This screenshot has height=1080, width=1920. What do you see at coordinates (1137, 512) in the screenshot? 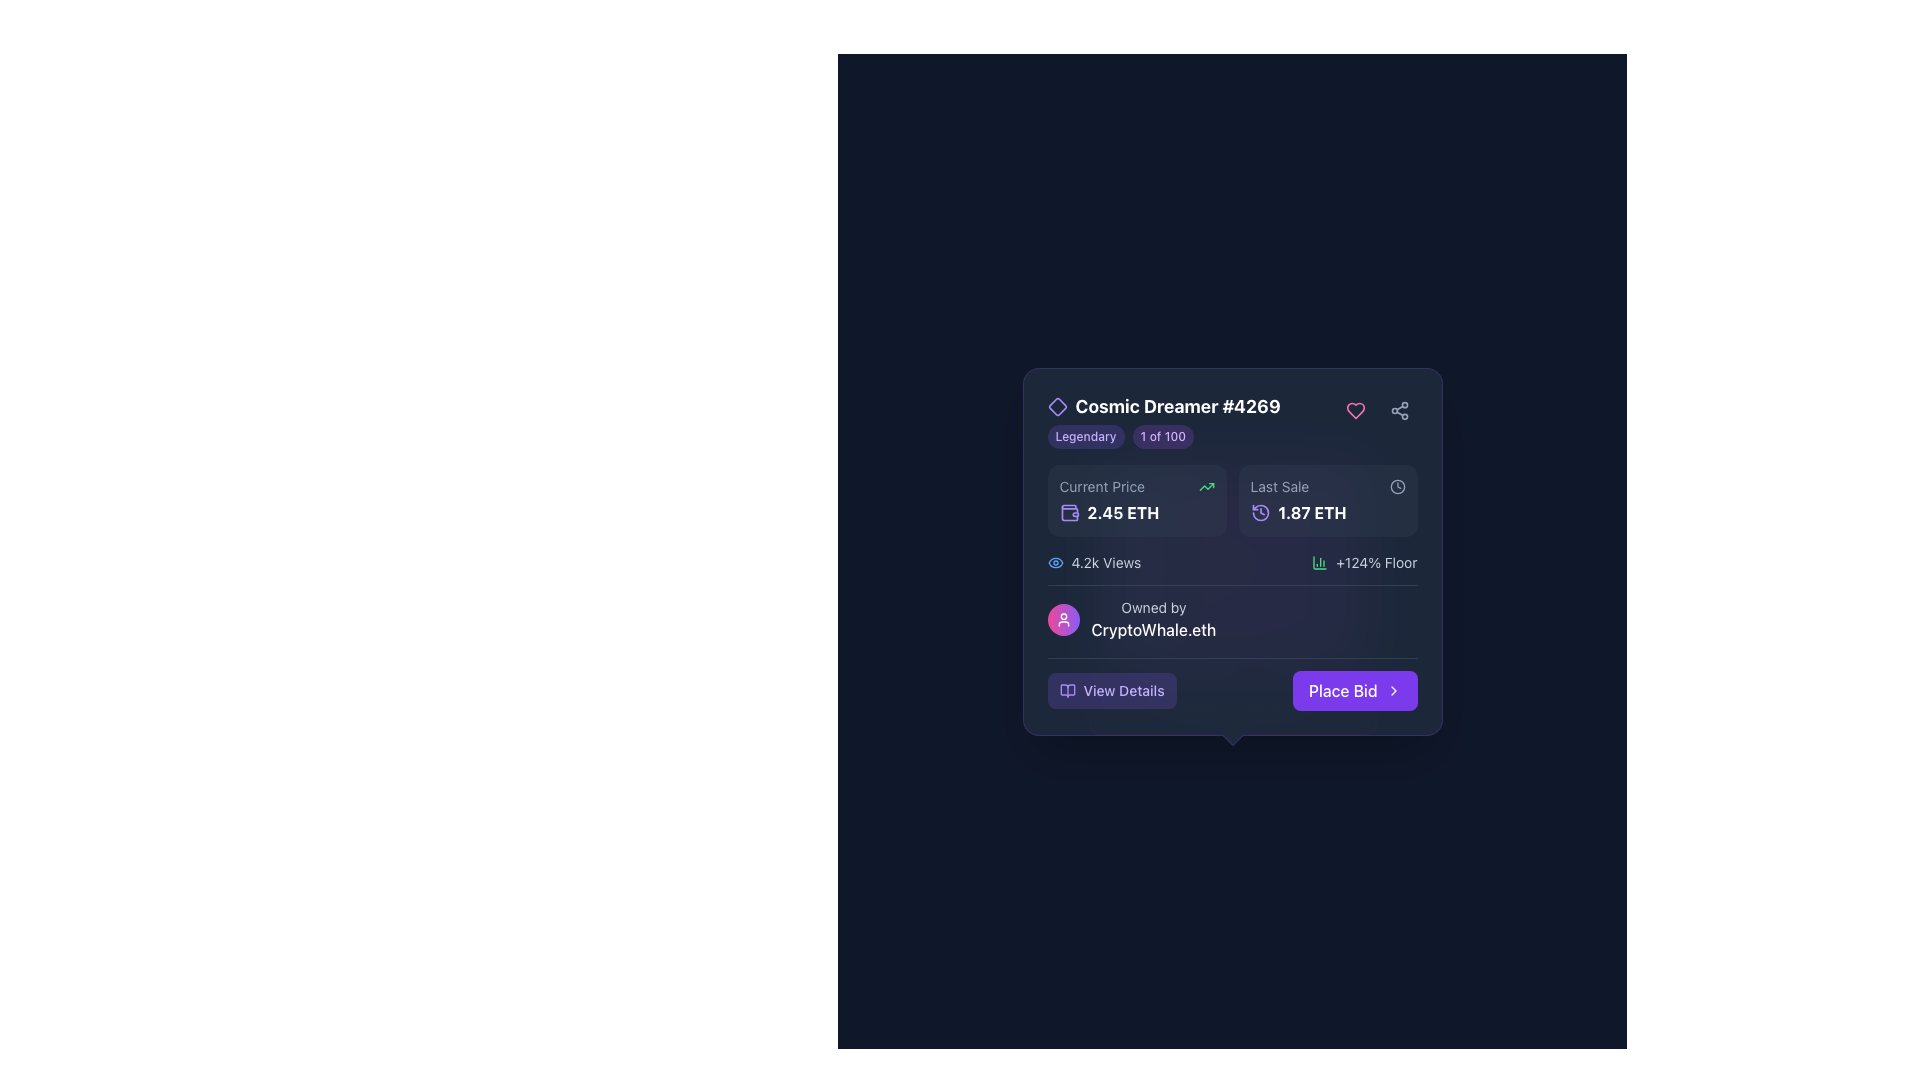
I see `the 'Current Price' text element displaying the current price value in 'ETH', located next to the green upward trend icon` at bounding box center [1137, 512].